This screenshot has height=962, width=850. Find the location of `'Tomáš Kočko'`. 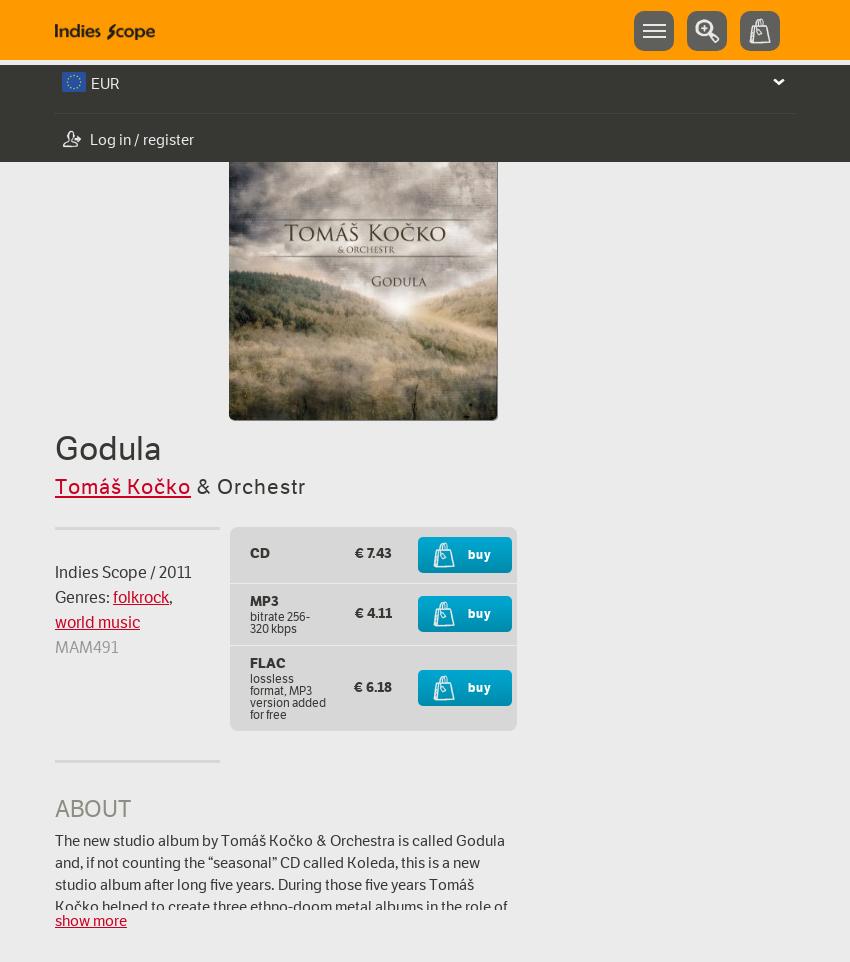

'Tomáš Kočko' is located at coordinates (121, 484).